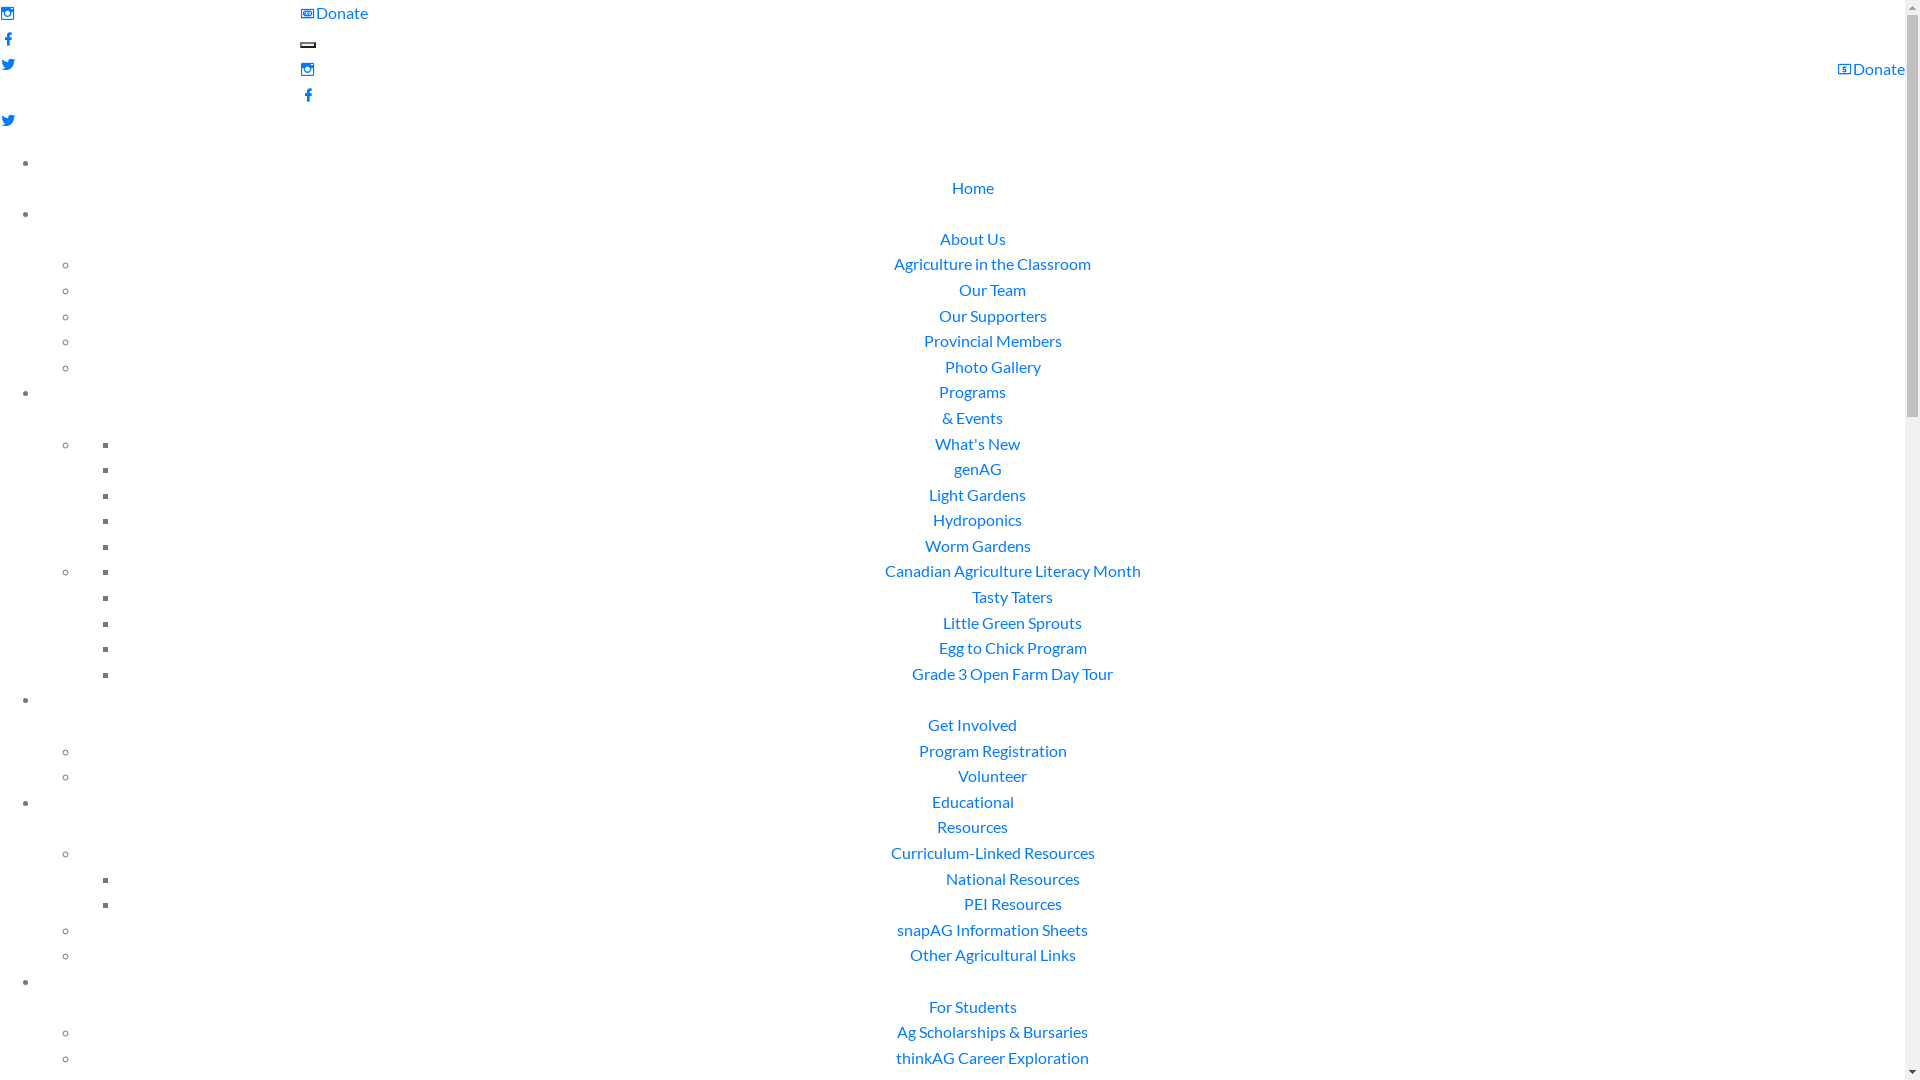  I want to click on 'Grade 3 Open Farm Day Tour', so click(1012, 673).